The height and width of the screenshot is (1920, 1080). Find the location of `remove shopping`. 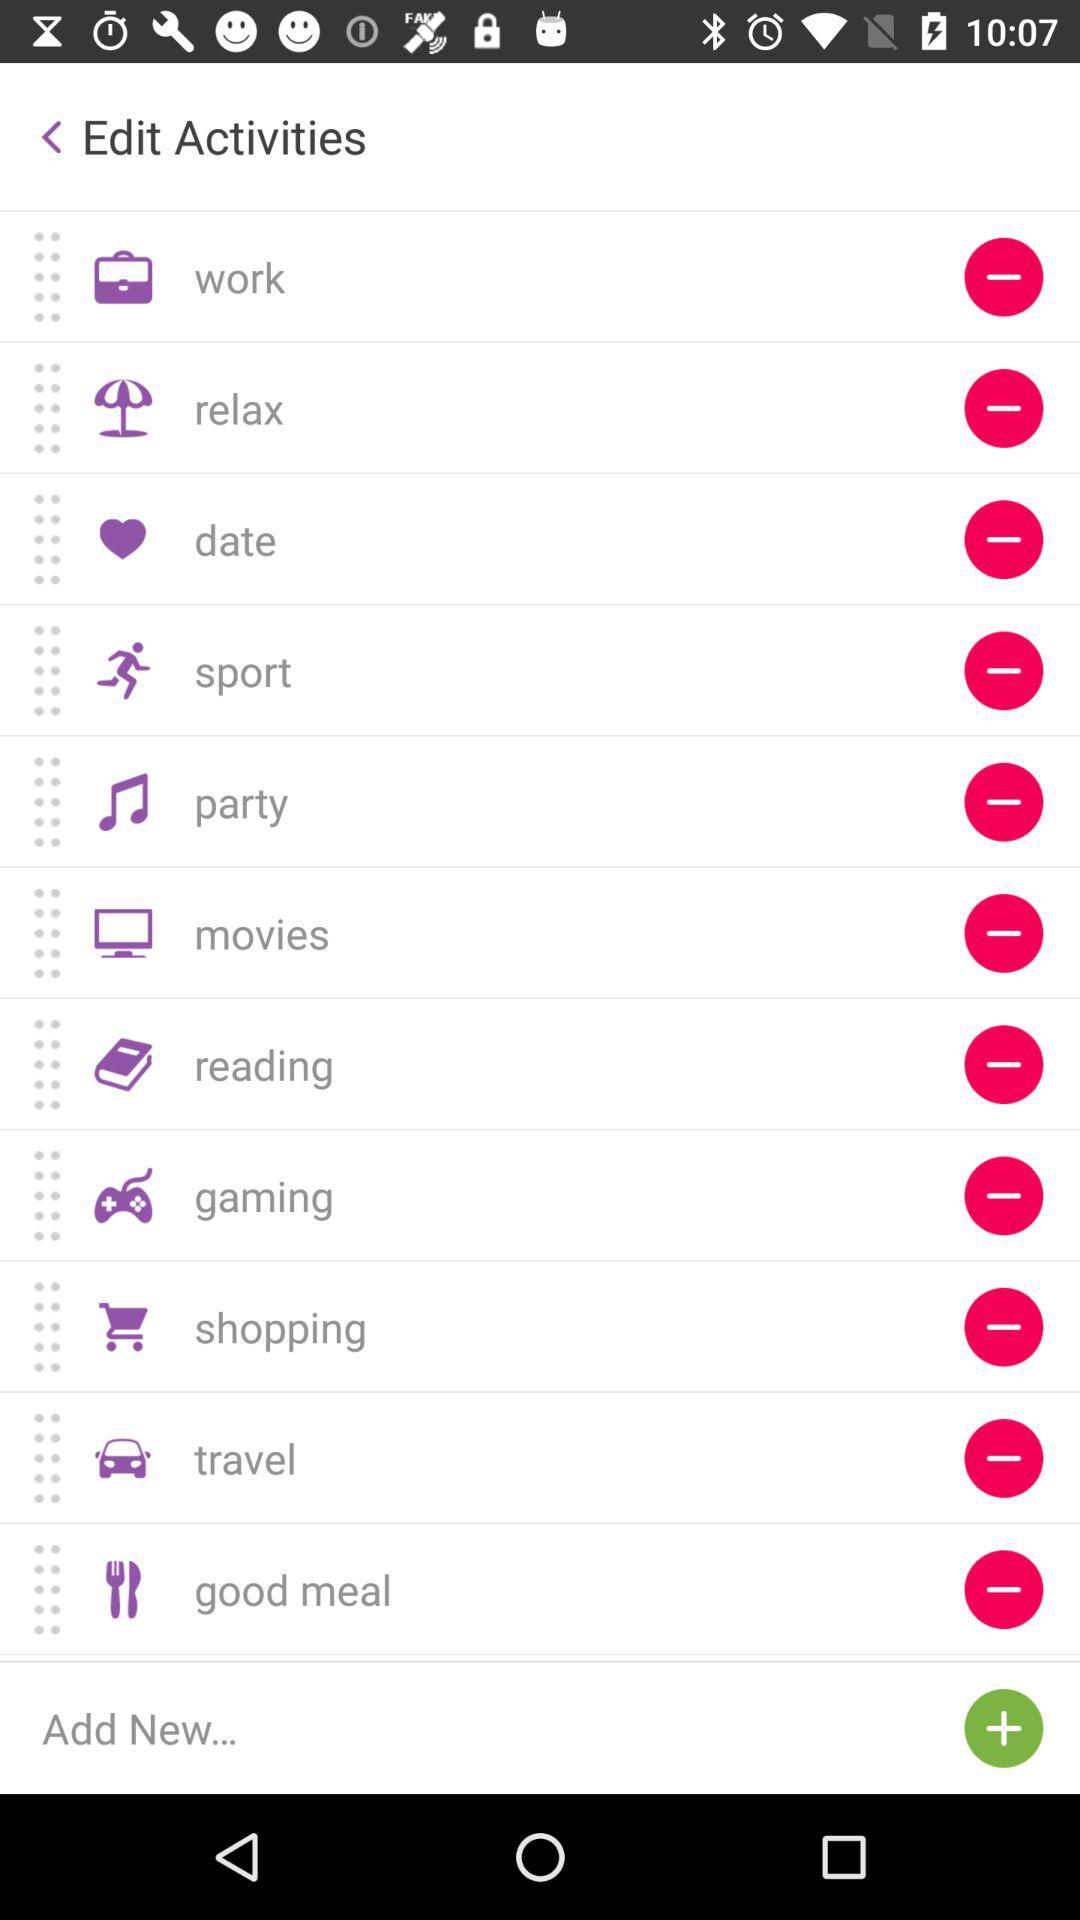

remove shopping is located at coordinates (1003, 1327).